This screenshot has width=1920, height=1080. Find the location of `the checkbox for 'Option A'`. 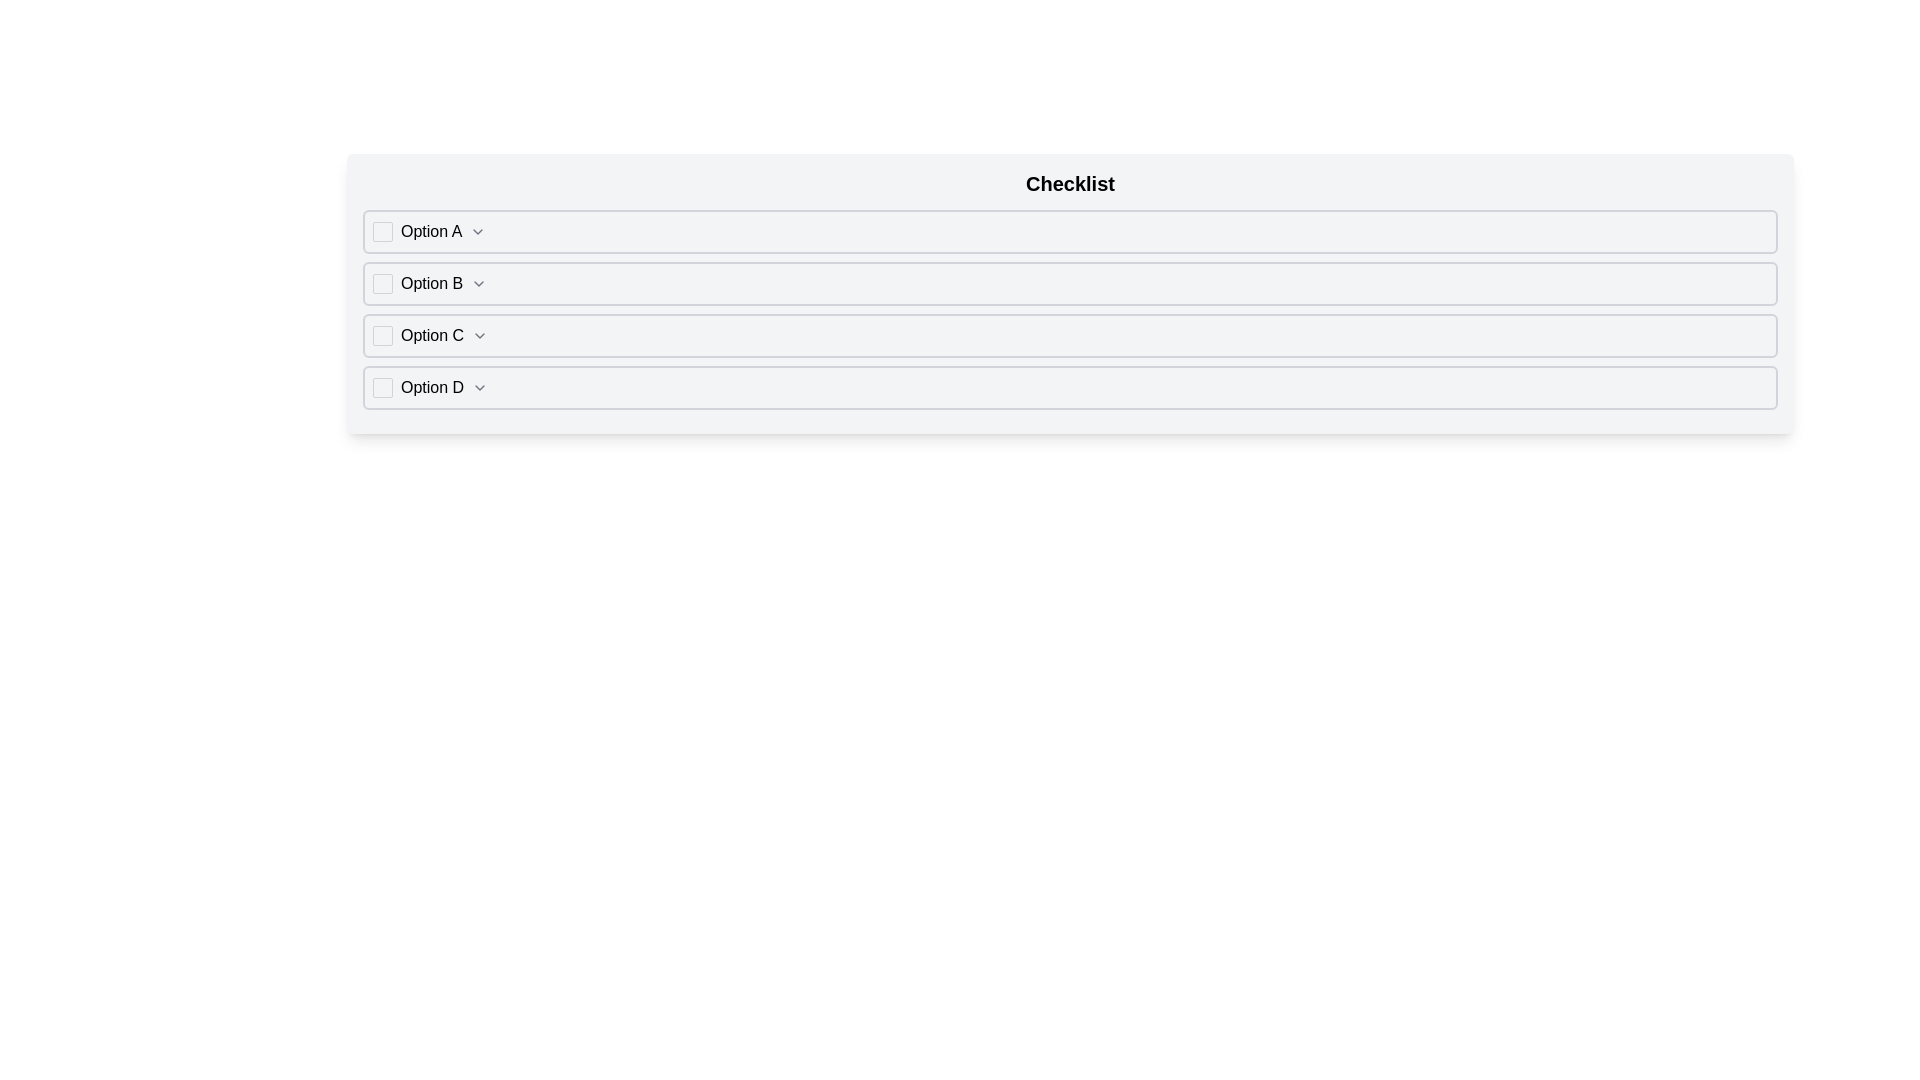

the checkbox for 'Option A' is located at coordinates (383, 230).